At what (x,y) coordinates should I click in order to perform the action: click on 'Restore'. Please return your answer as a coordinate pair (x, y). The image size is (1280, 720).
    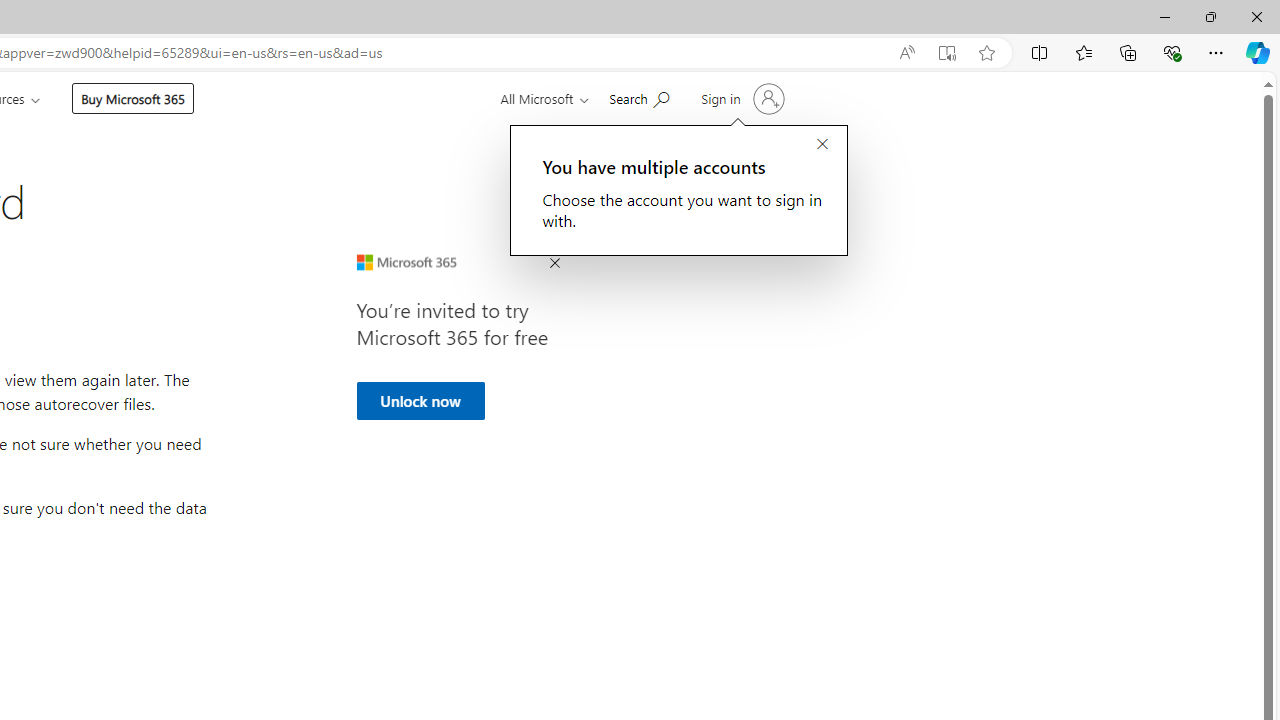
    Looking at the image, I should click on (1209, 16).